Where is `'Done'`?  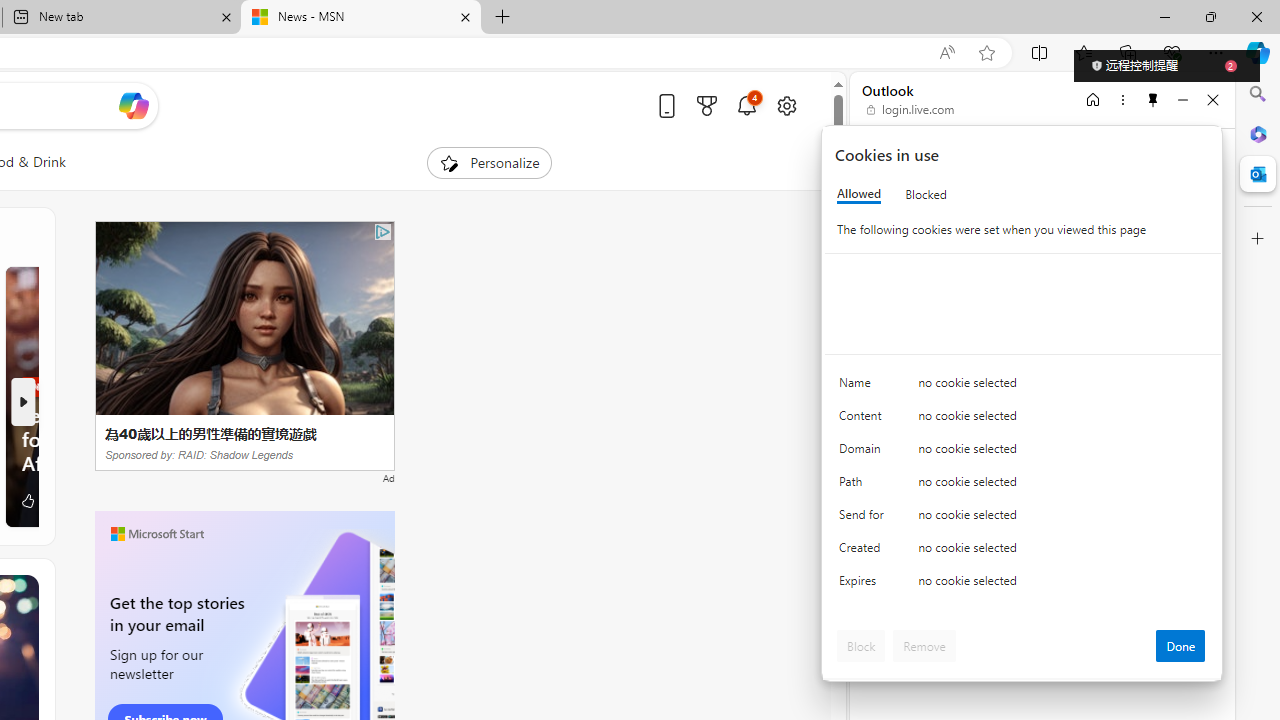 'Done' is located at coordinates (1180, 645).